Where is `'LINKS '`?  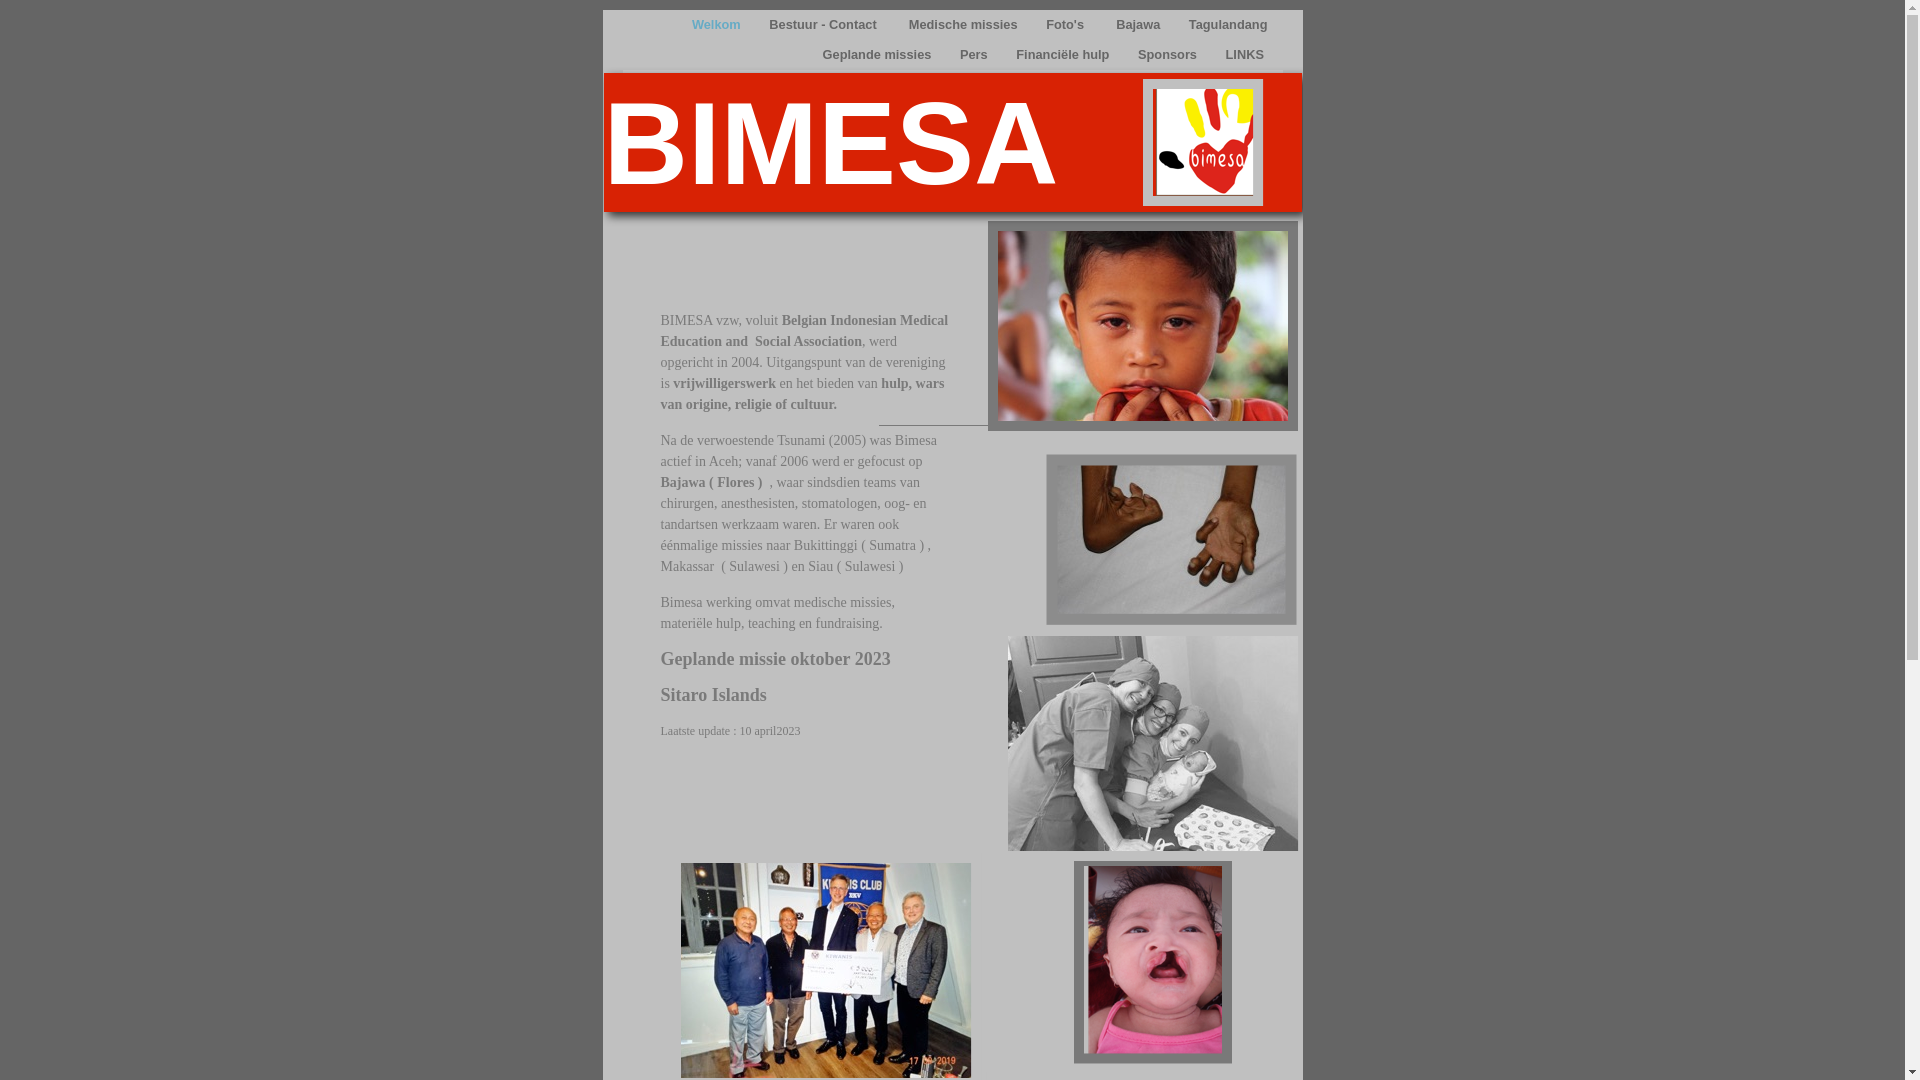
'LINKS ' is located at coordinates (1214, 53).